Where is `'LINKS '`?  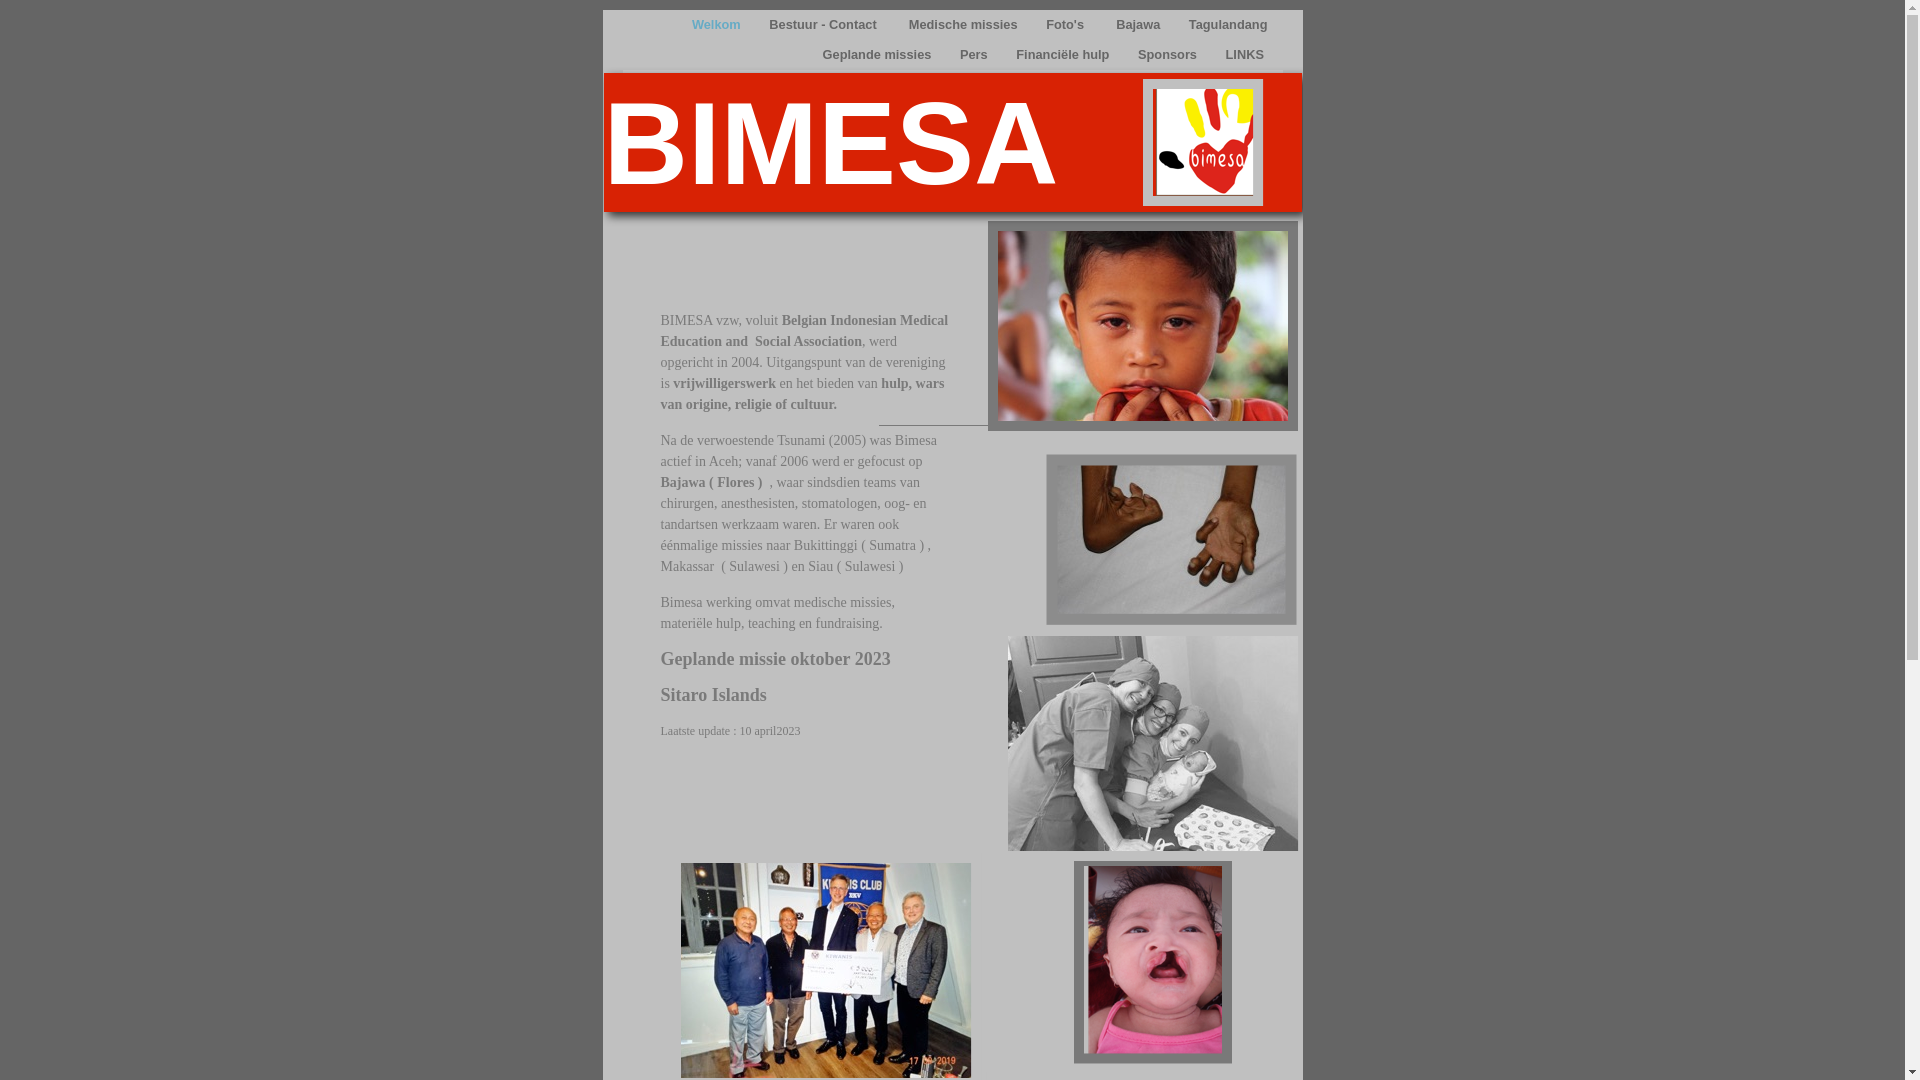
'LINKS ' is located at coordinates (1214, 53).